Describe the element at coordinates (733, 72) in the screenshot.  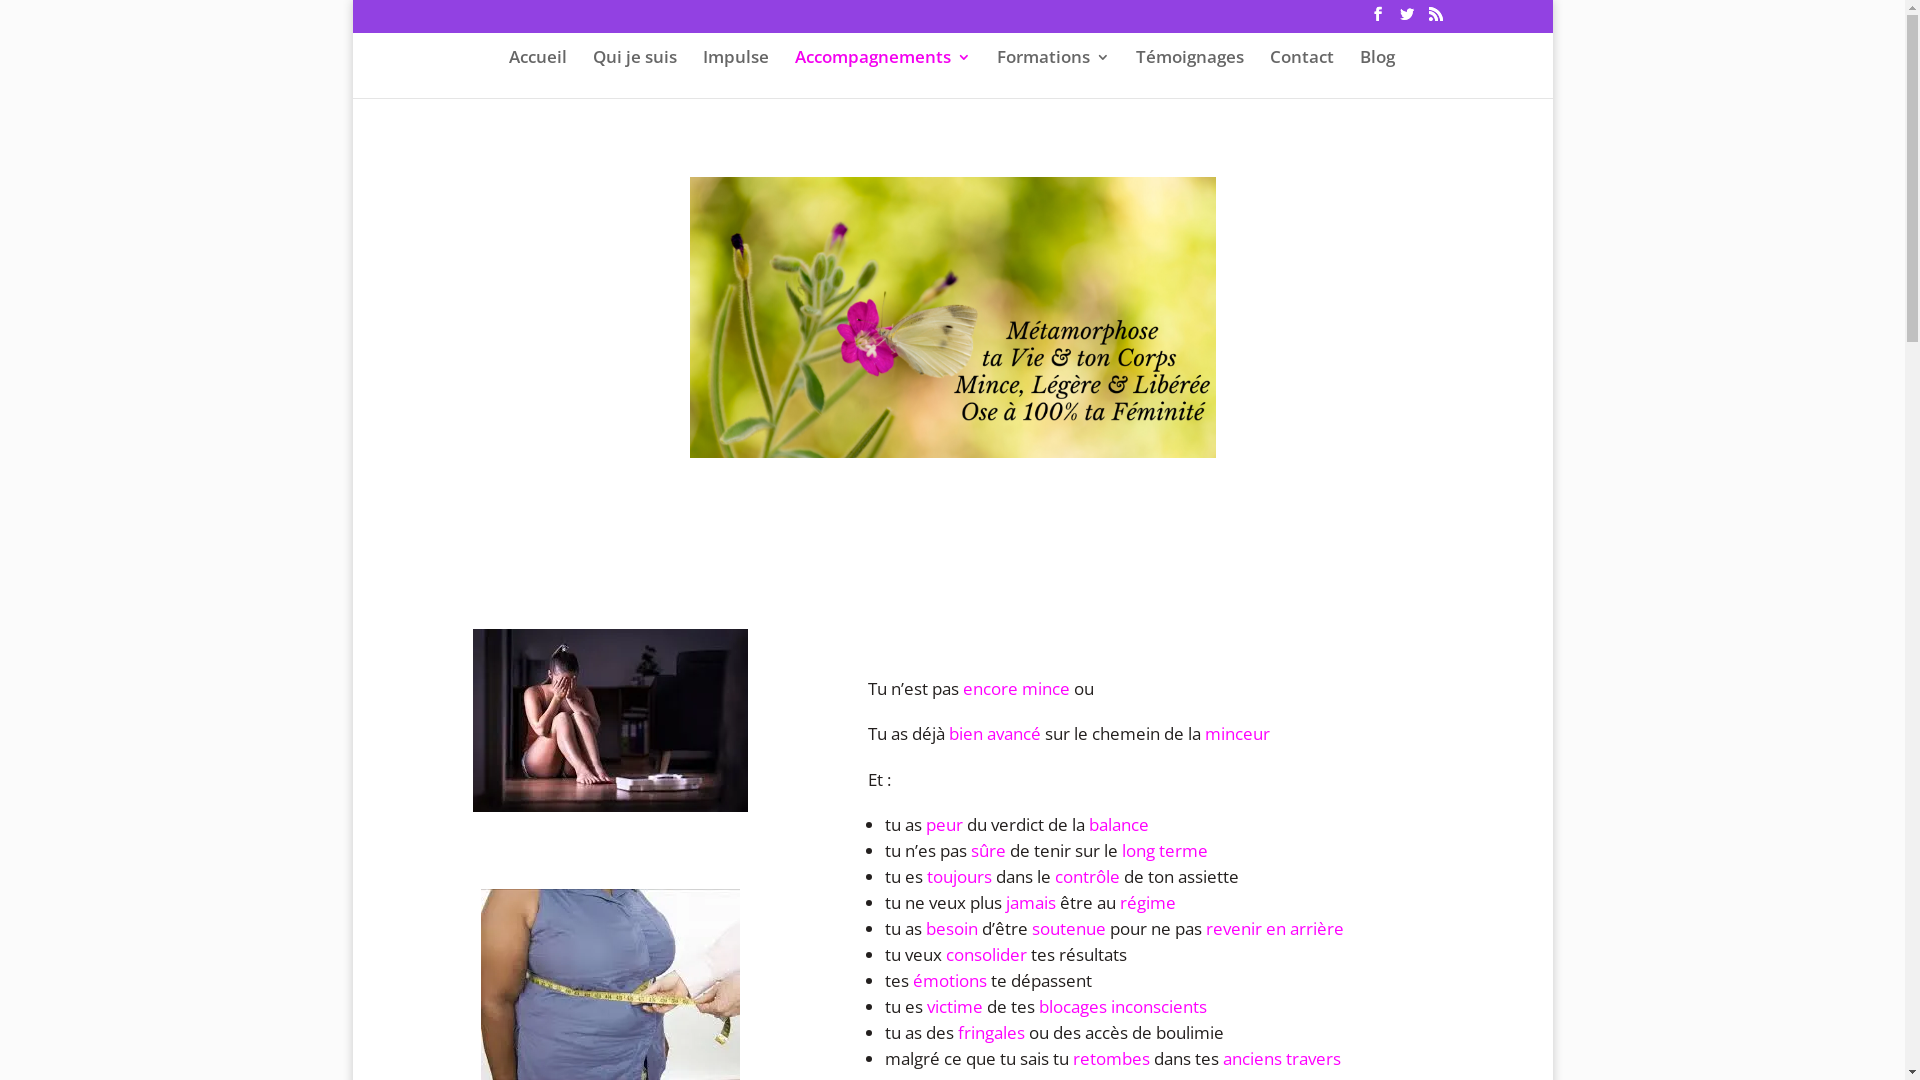
I see `'Impulse'` at that location.